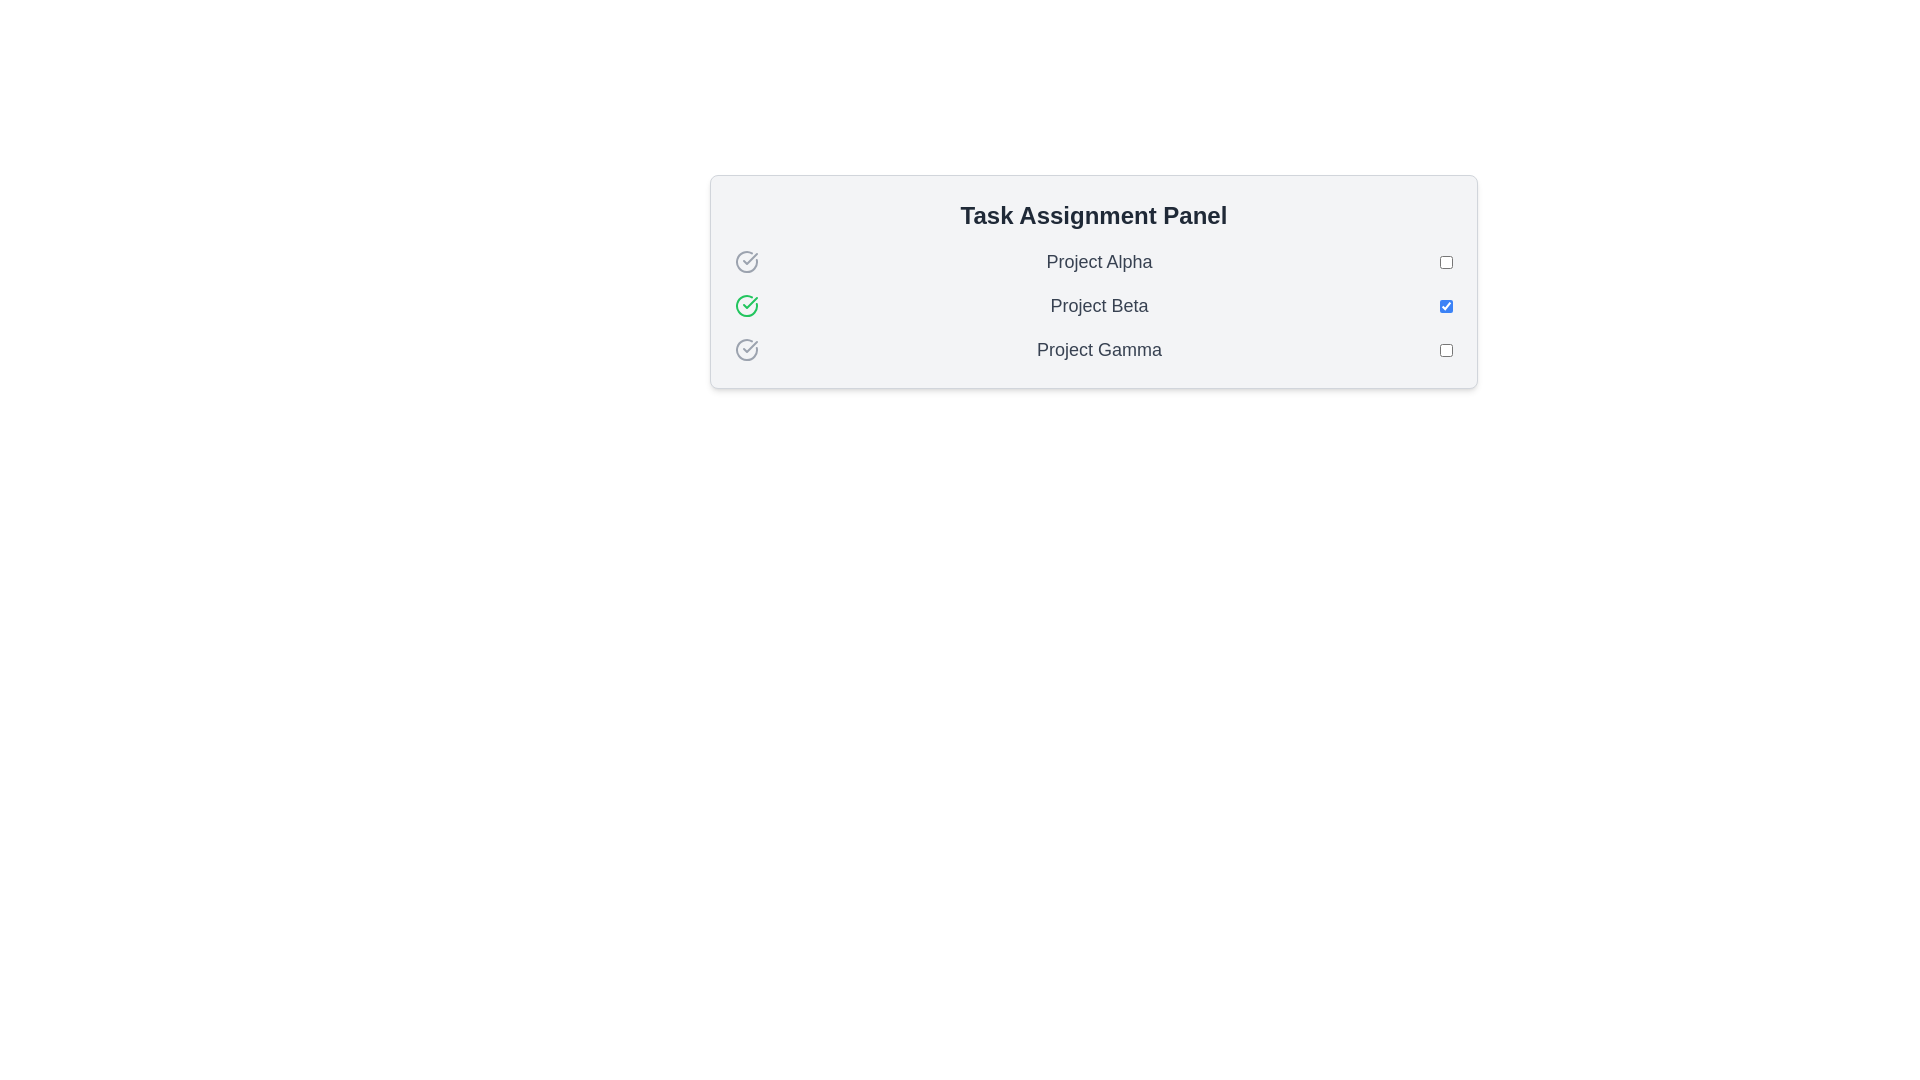  Describe the element at coordinates (1098, 261) in the screenshot. I see `the Text Label that indicates the name of a project or item in the task list, positioned centrally with a checkmark icon on the left and a checkbox on the right` at that location.